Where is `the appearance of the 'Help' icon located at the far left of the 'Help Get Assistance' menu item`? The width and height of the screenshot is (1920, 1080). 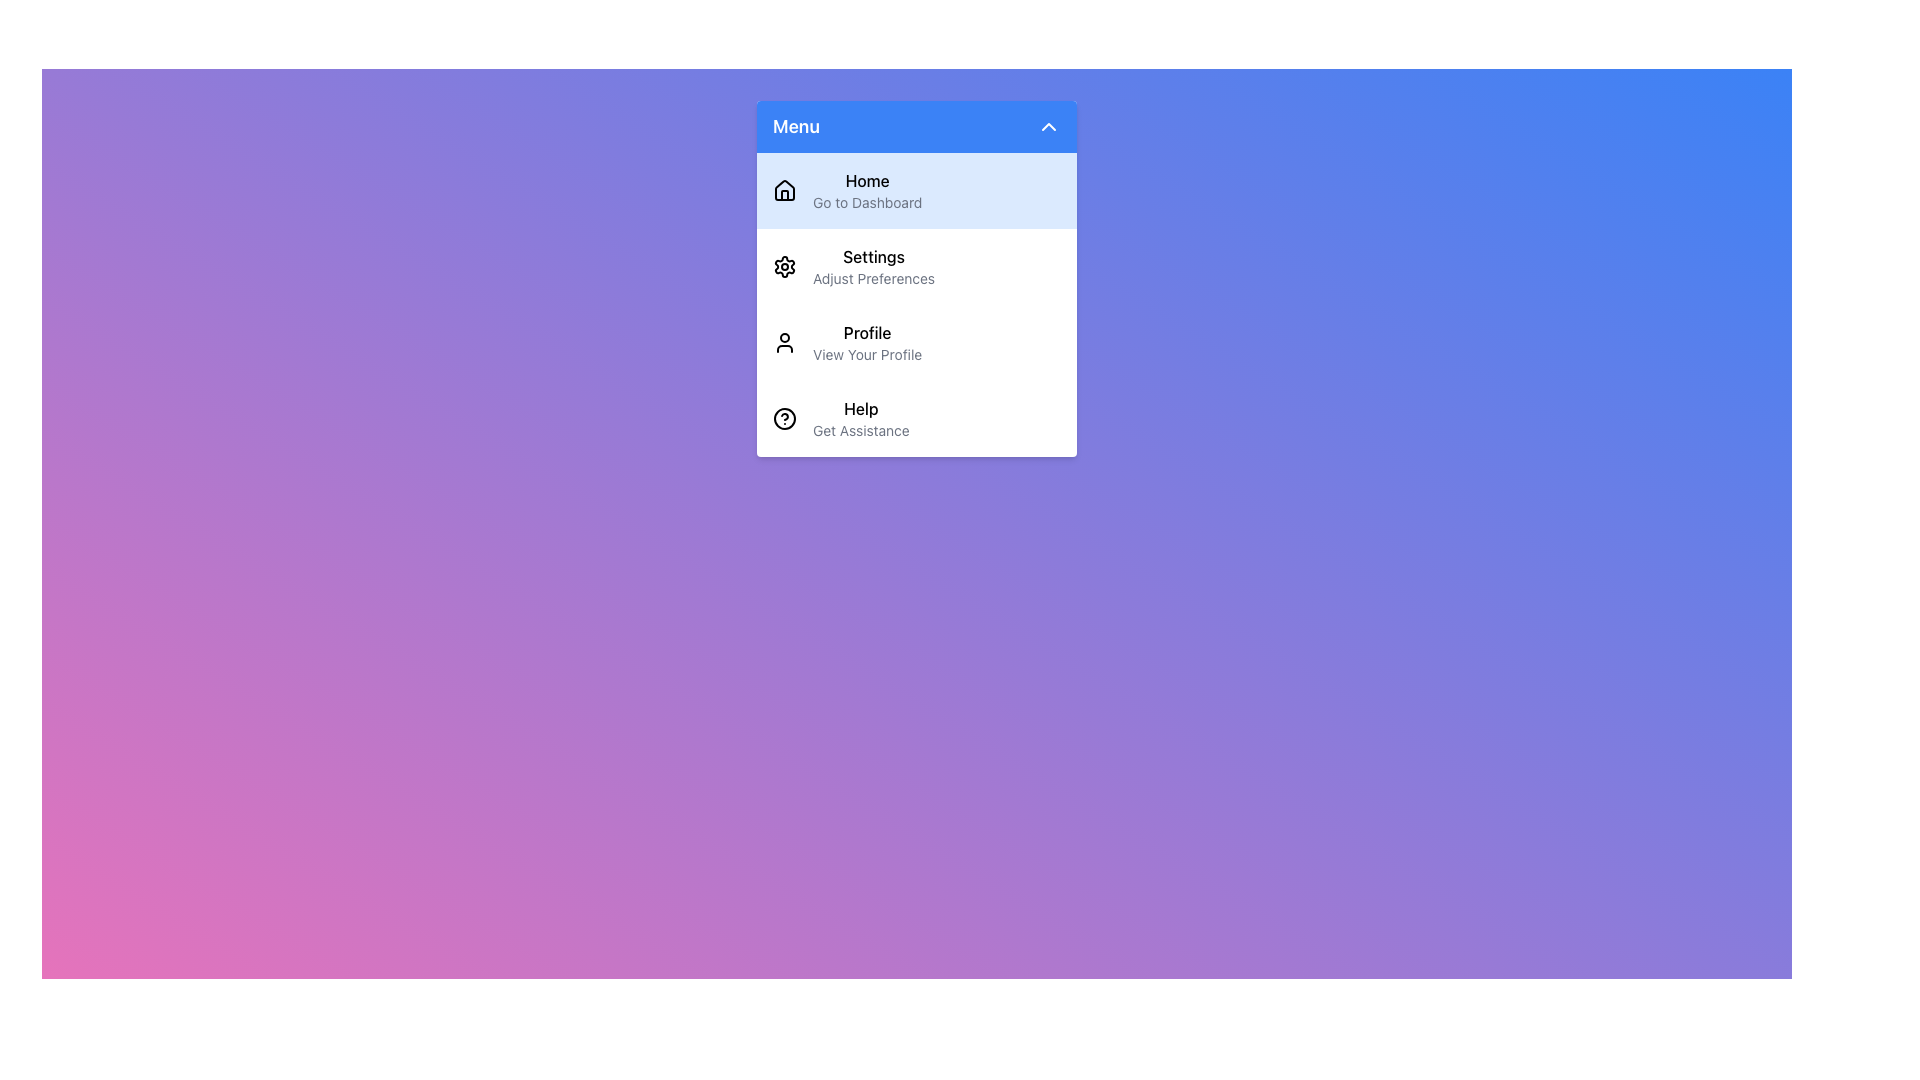
the appearance of the 'Help' icon located at the far left of the 'Help Get Assistance' menu item is located at coordinates (784, 418).